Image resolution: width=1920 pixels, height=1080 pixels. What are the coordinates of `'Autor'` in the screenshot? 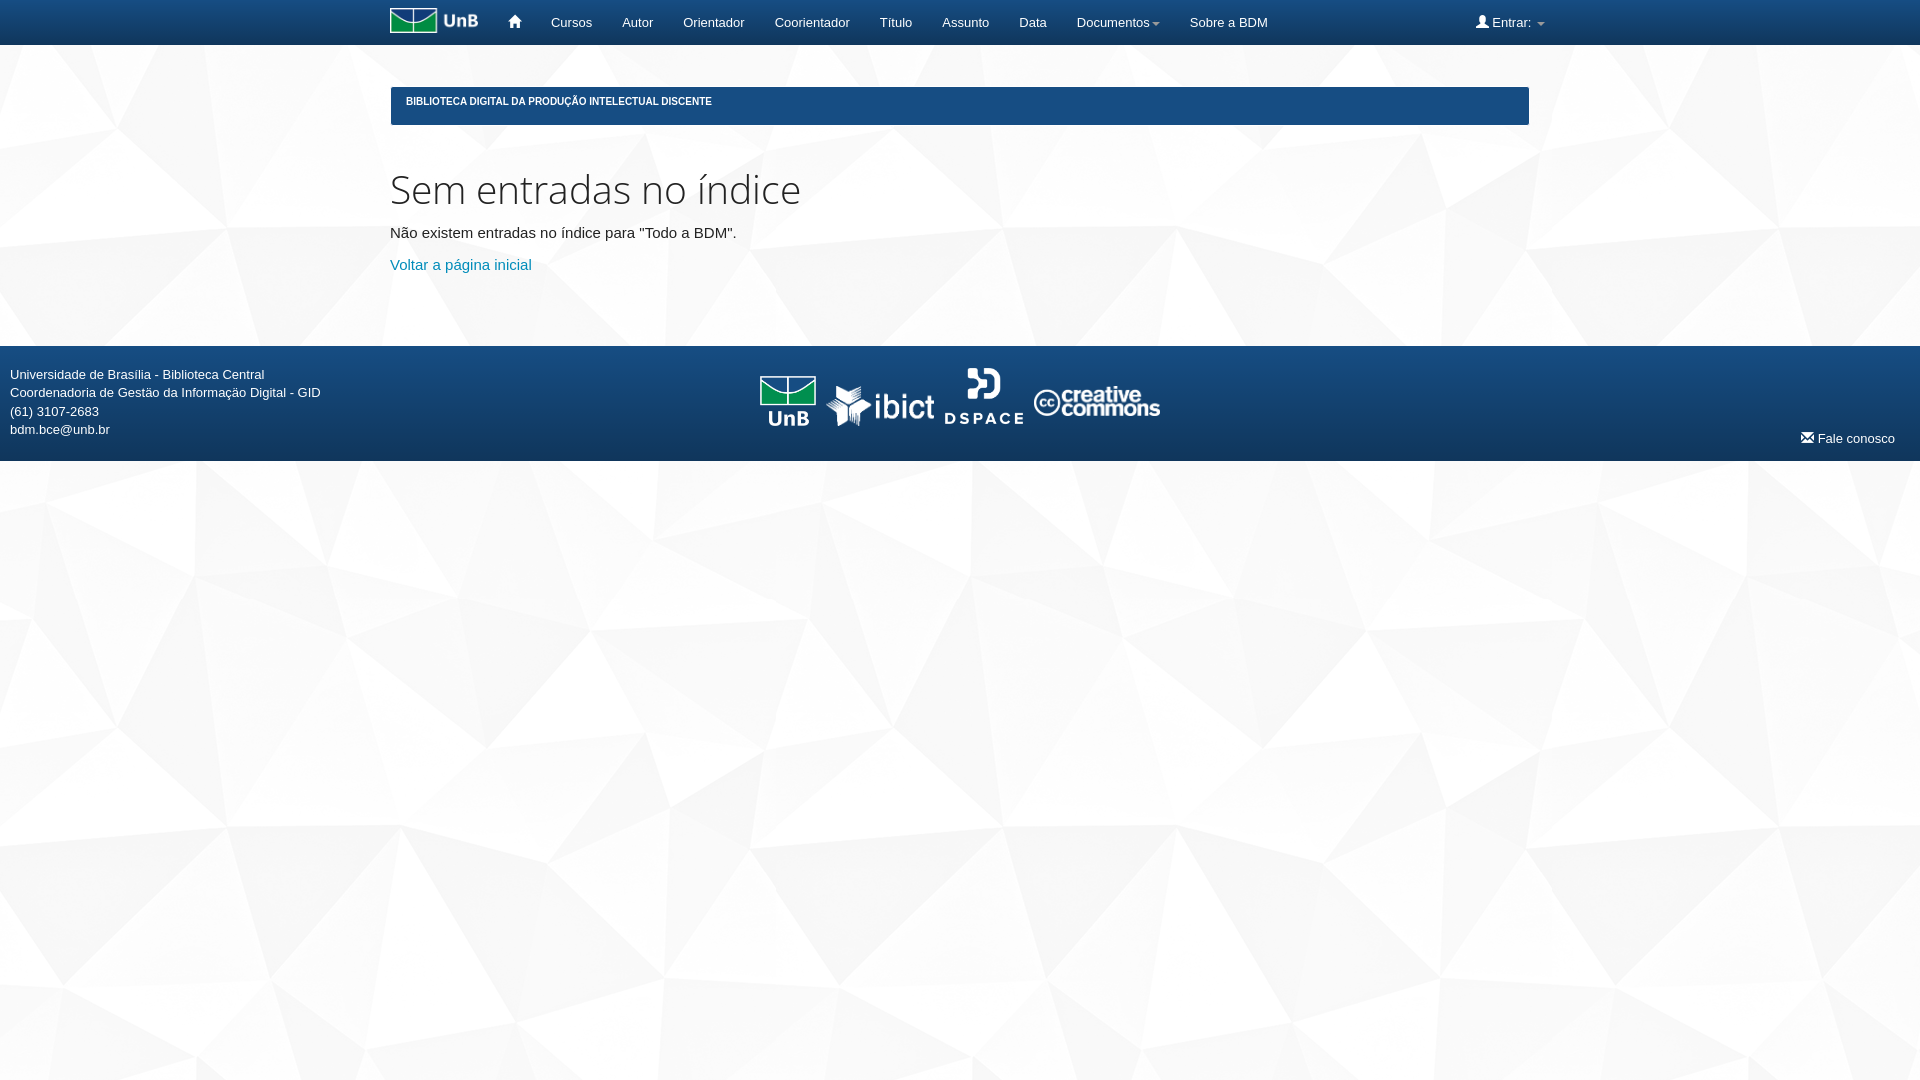 It's located at (636, 22).